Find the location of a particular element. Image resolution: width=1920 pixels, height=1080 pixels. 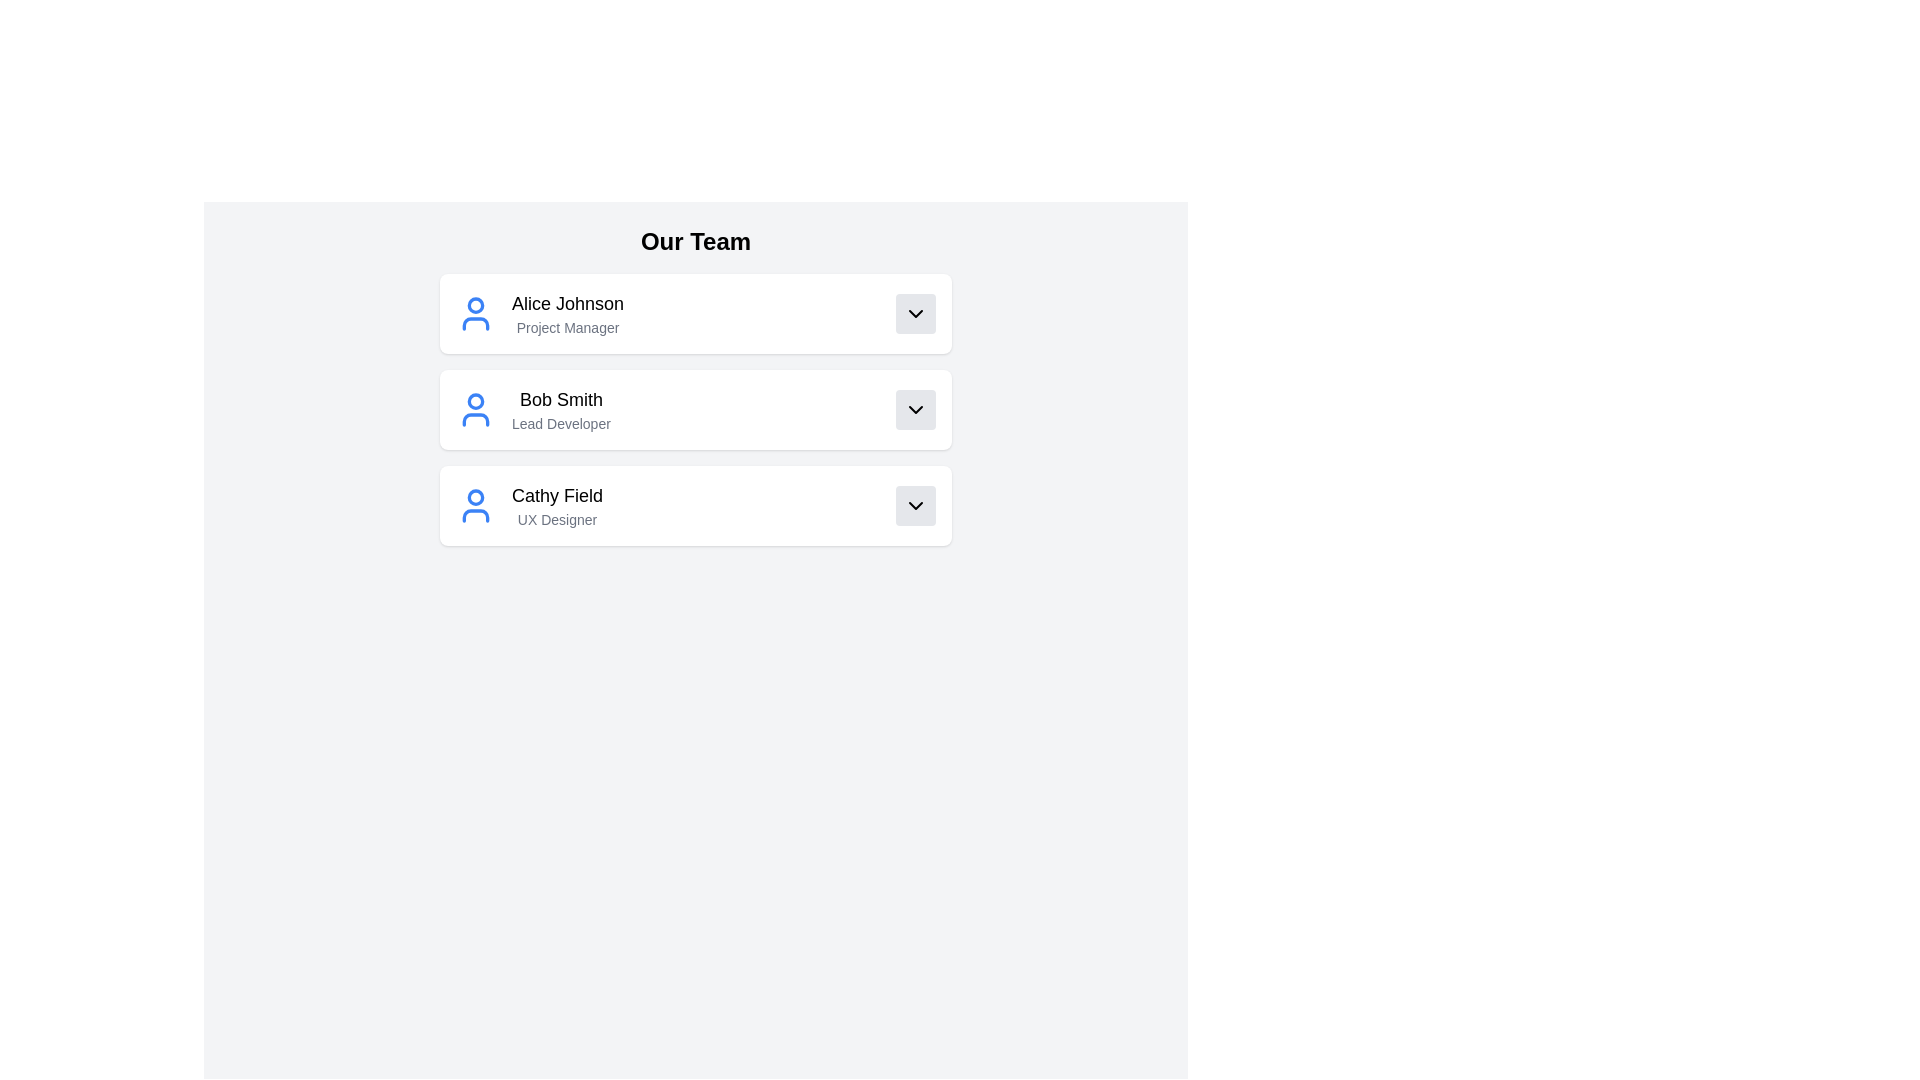

the blue user icon located to the left of the text 'Bob Smith' and 'Lead Developer' in the second row under the 'Our Team' heading is located at coordinates (474, 408).